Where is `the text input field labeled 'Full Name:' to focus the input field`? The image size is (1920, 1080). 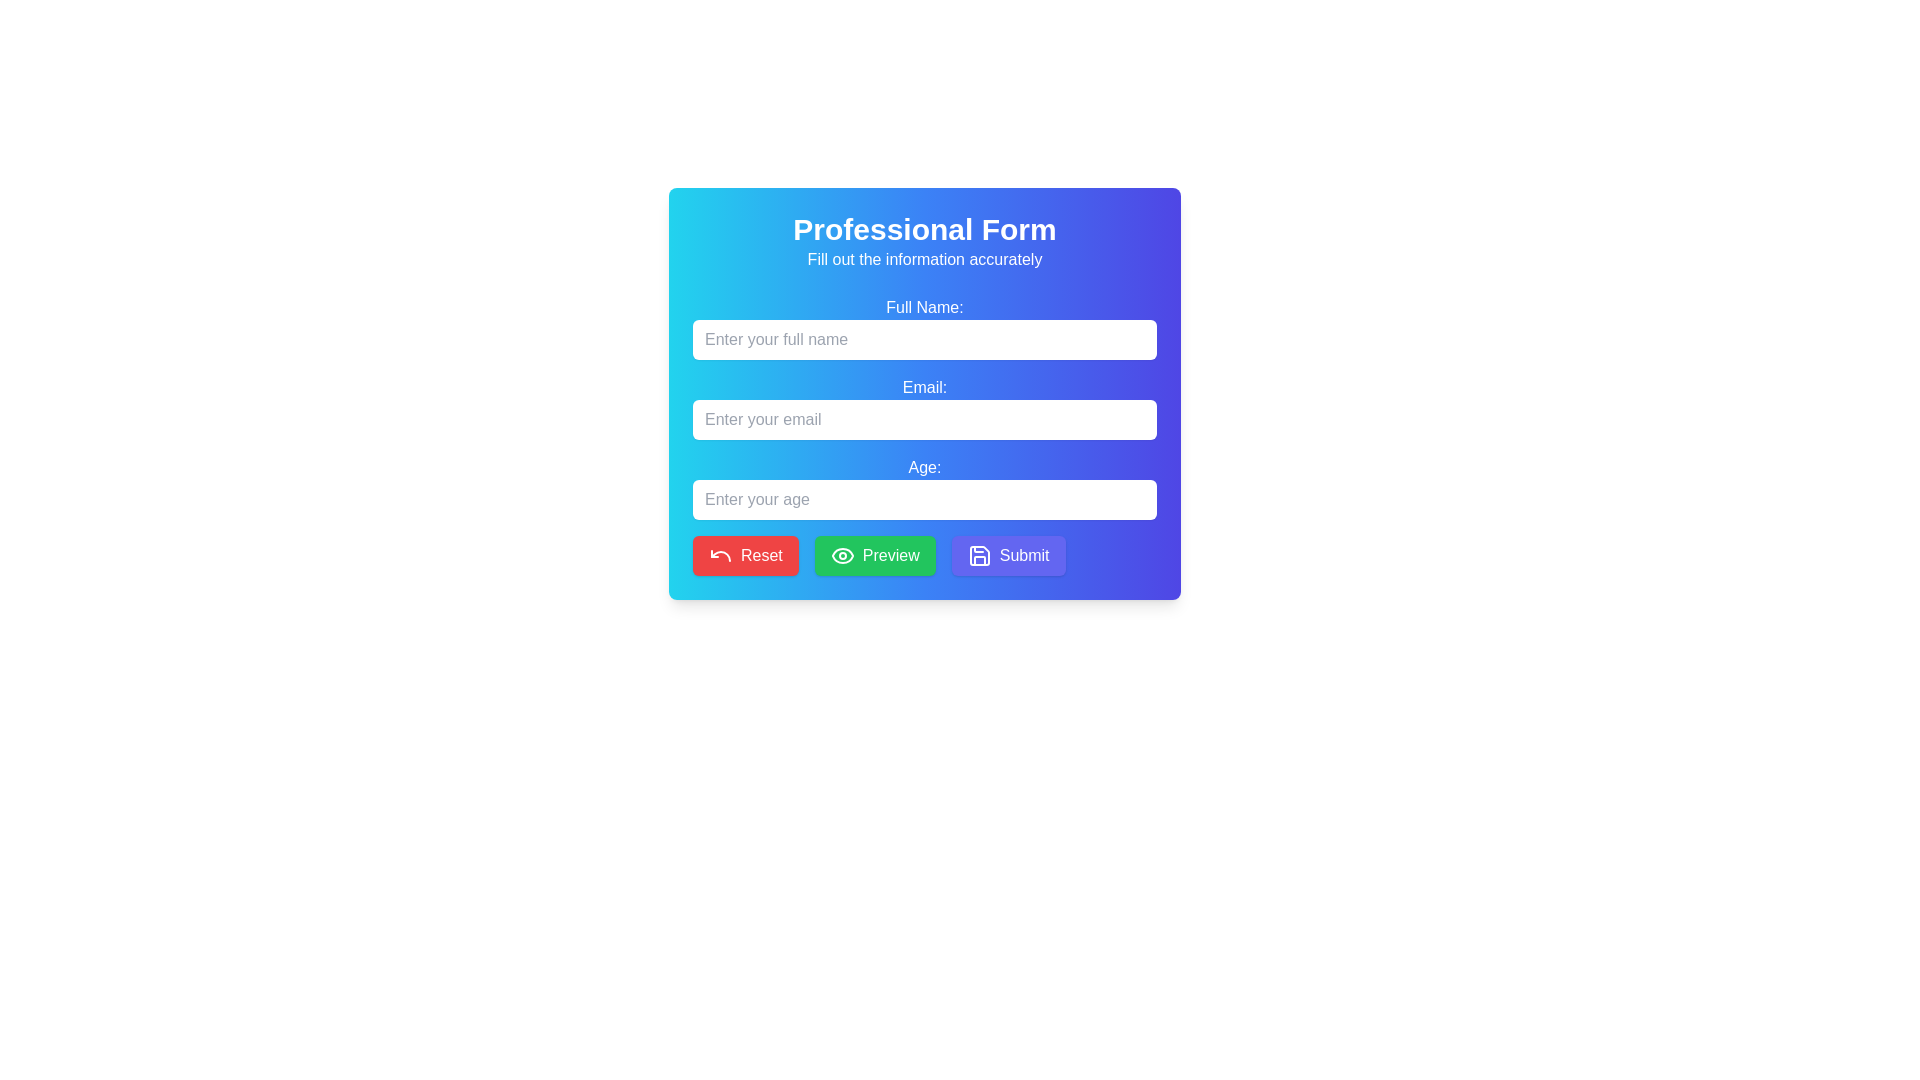 the text input field labeled 'Full Name:' to focus the input field is located at coordinates (924, 326).